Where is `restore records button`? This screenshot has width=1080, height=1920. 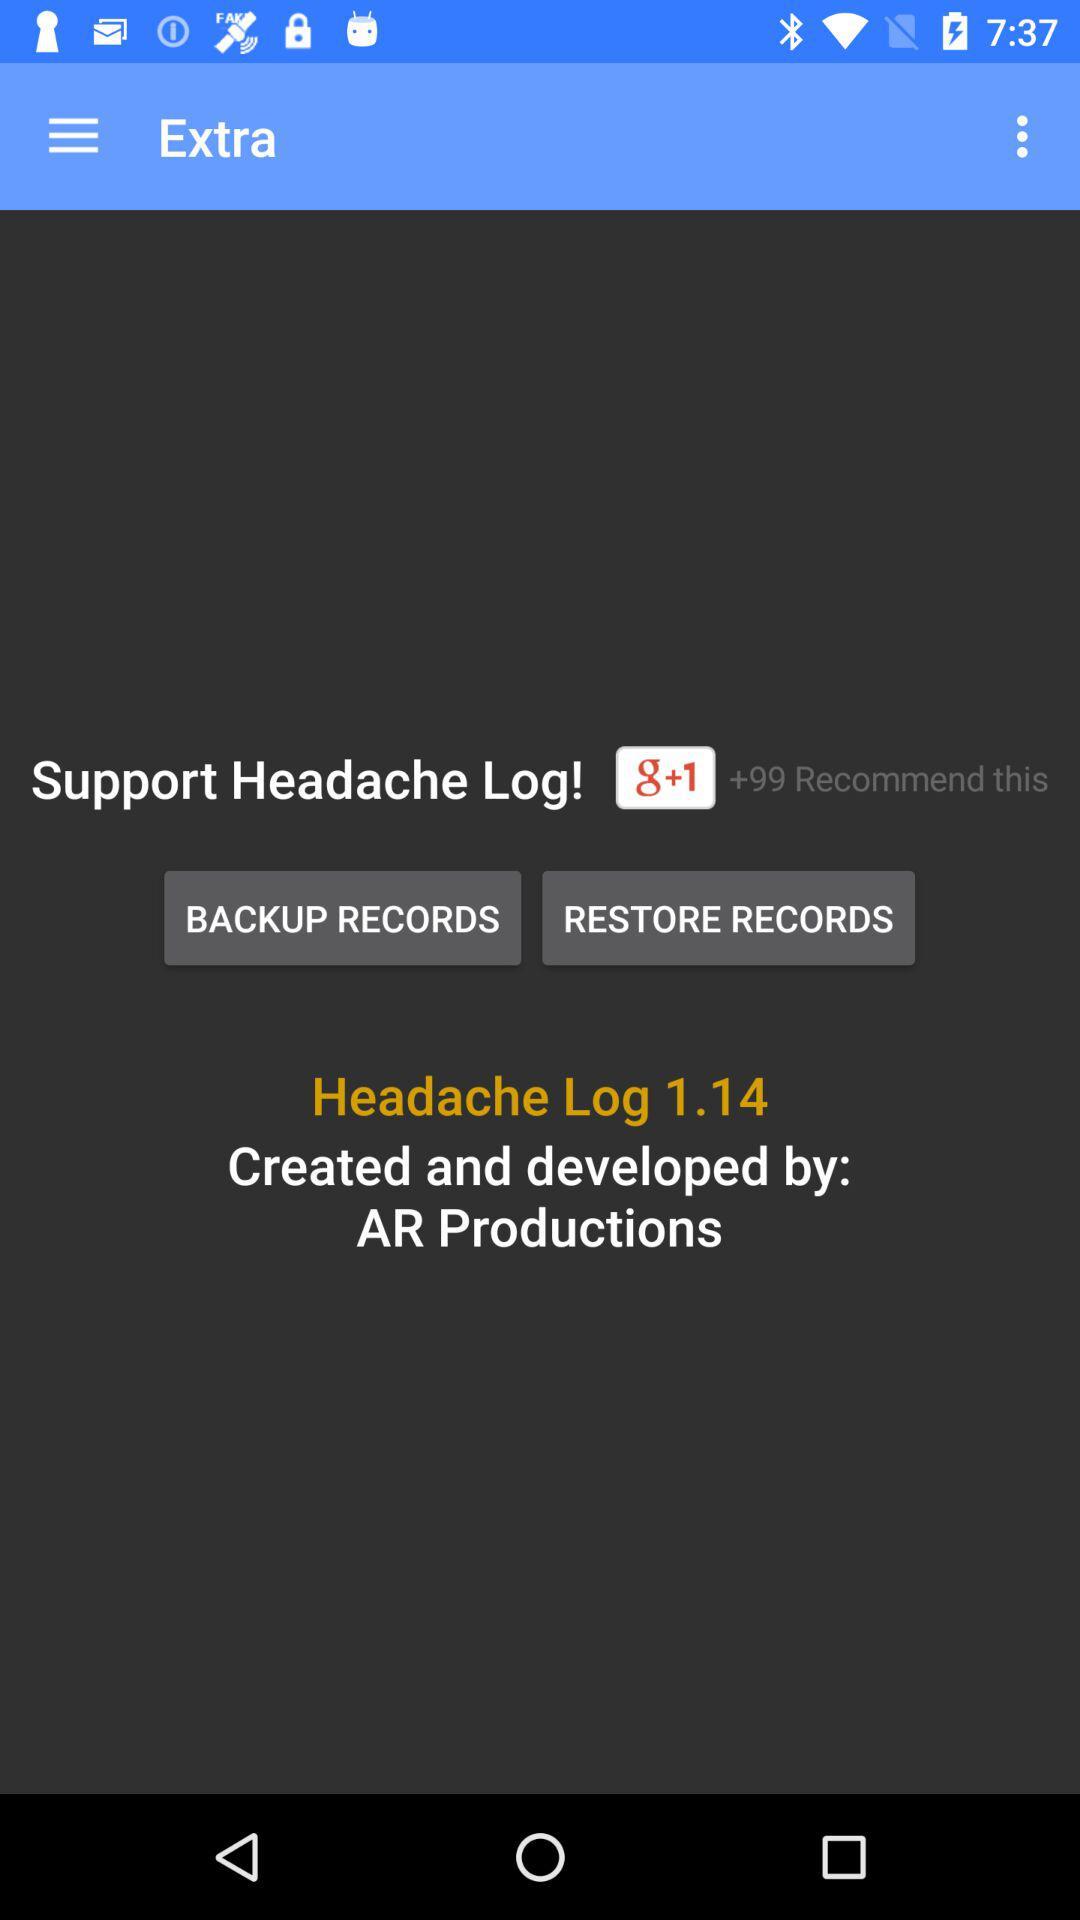
restore records button is located at coordinates (728, 916).